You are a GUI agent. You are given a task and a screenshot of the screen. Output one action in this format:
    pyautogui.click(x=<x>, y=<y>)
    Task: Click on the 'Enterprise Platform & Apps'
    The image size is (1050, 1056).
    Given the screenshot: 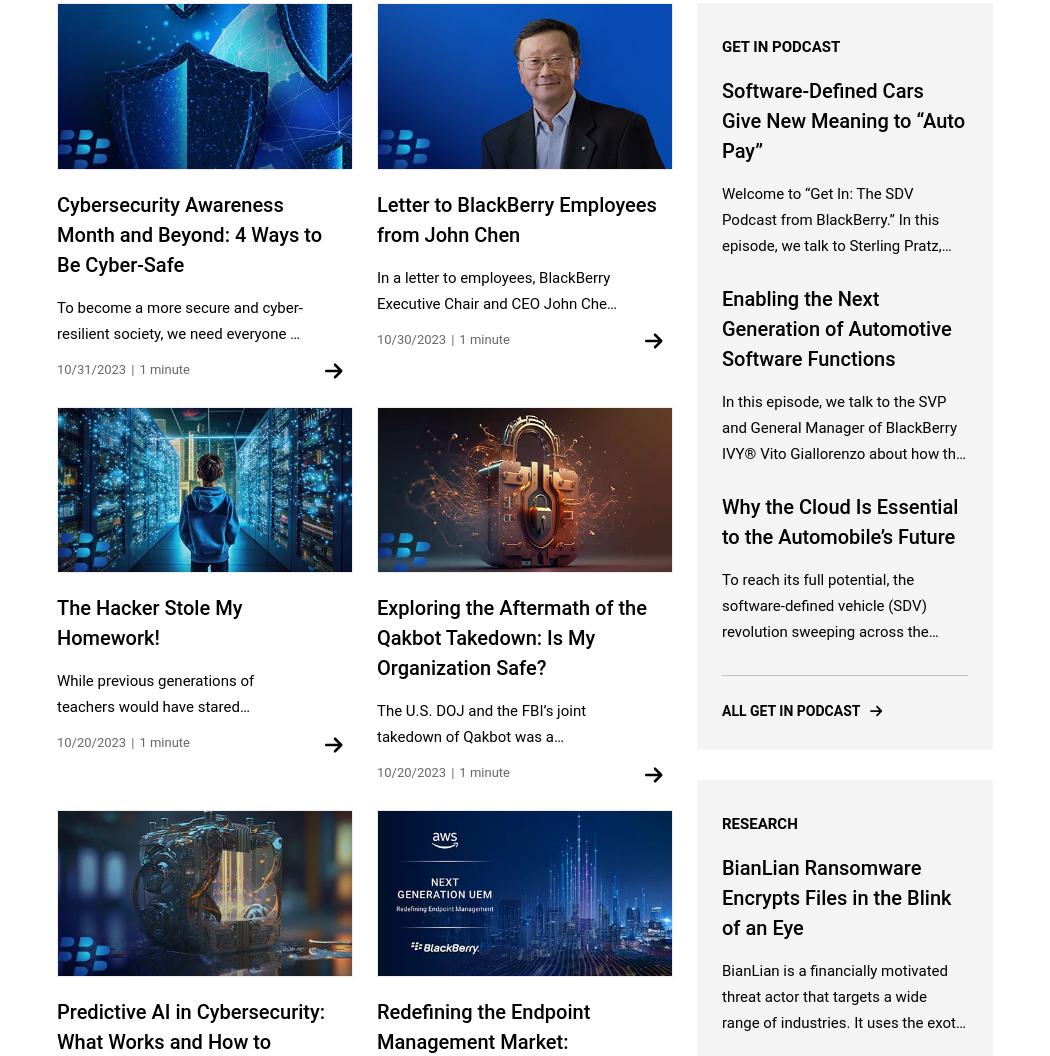 What is the action you would take?
    pyautogui.click(x=376, y=624)
    